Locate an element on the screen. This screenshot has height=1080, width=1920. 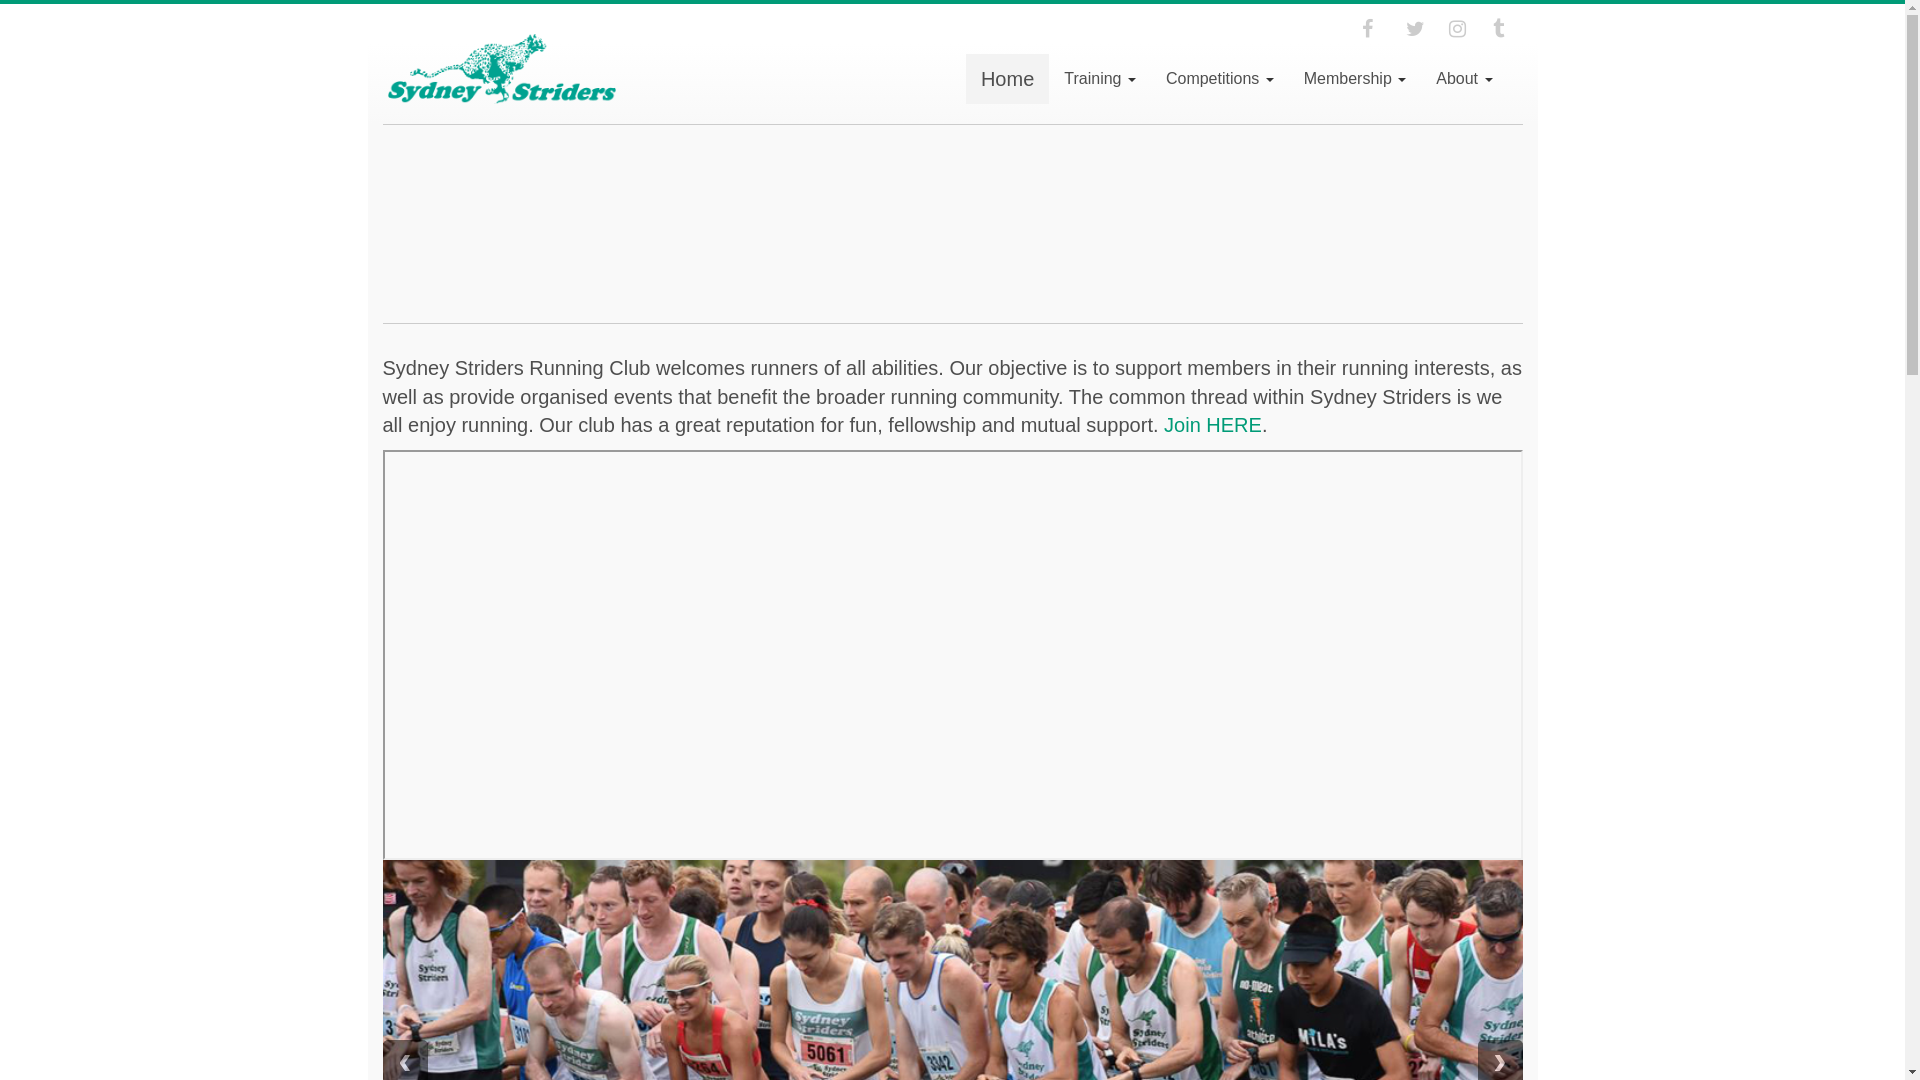
'twitter' is located at coordinates (1405, 29).